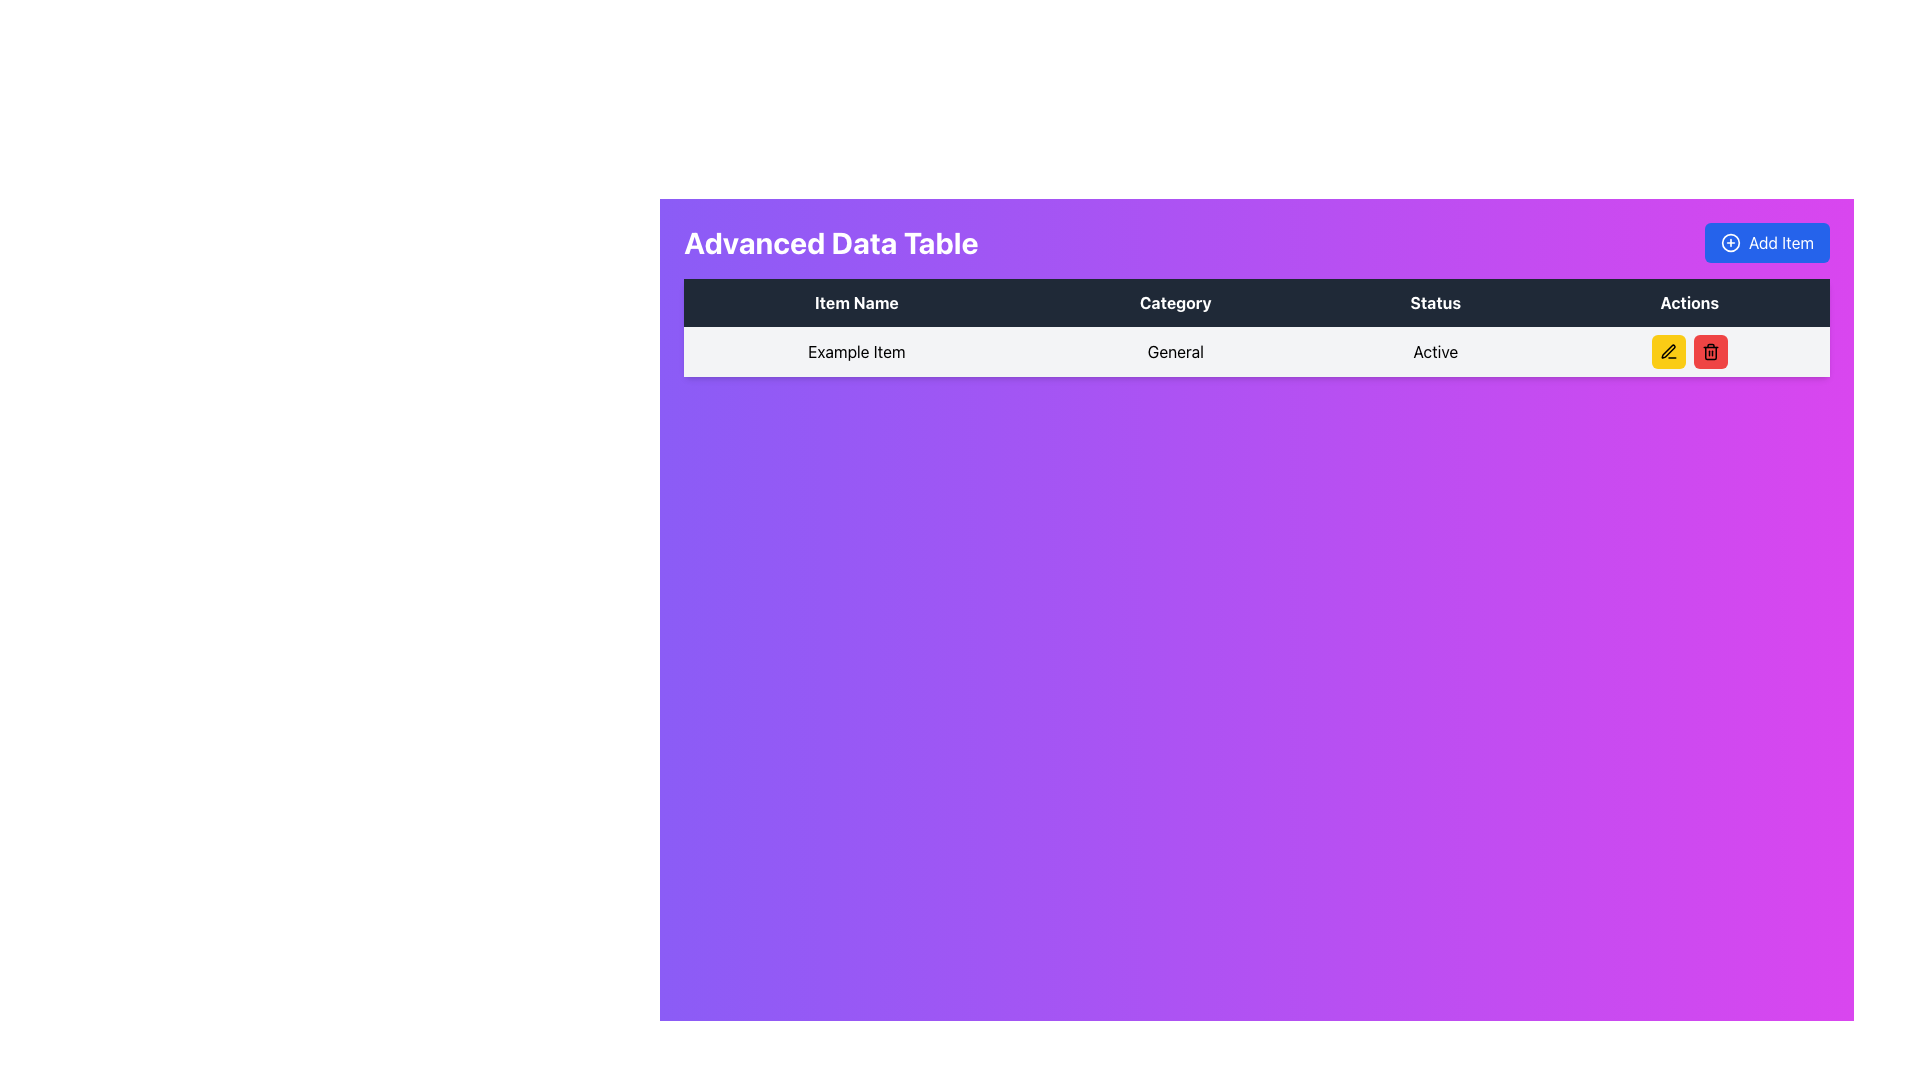  Describe the element at coordinates (1730, 242) in the screenshot. I see `the circular outline of the icon inside the 'Add Item' button located in the top-right corner of the interface` at that location.